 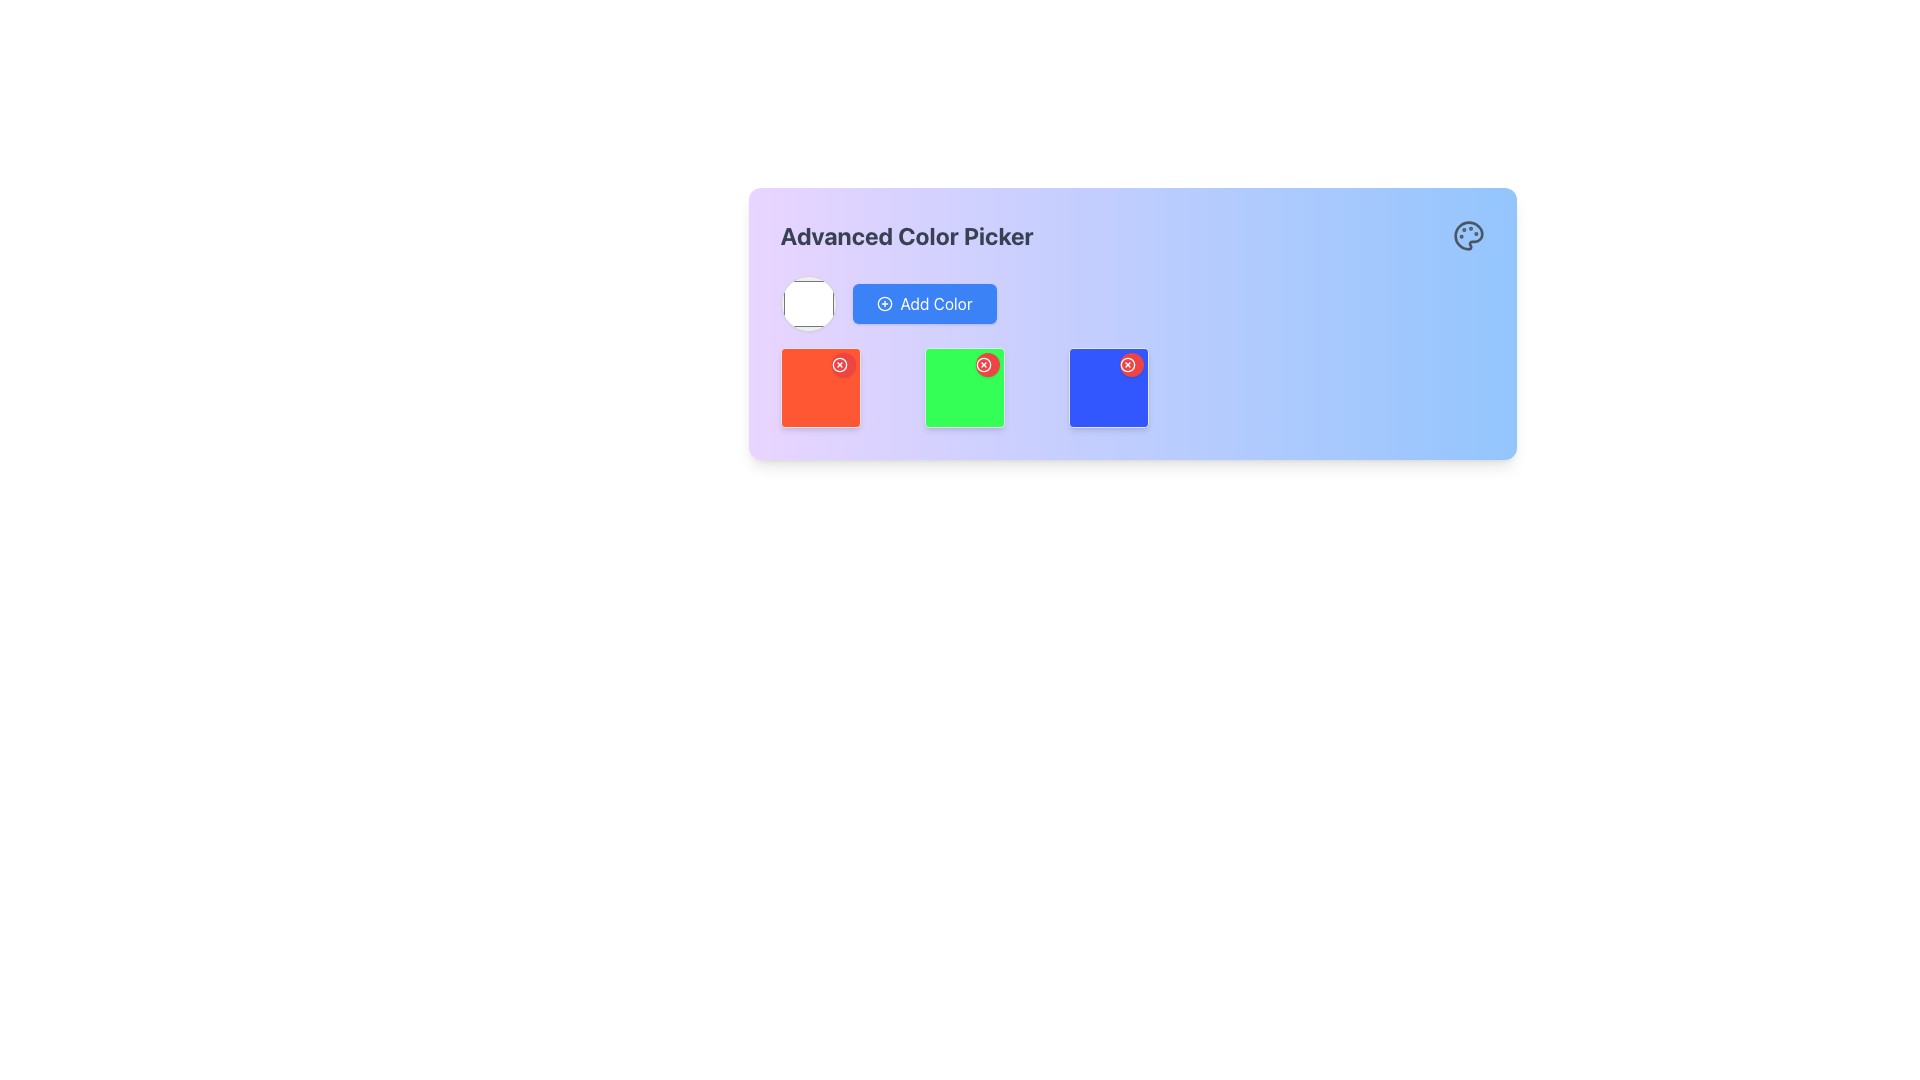 I want to click on the small circular button with a red background and white 'x' at the top-right corner of the green square, so click(x=983, y=365).